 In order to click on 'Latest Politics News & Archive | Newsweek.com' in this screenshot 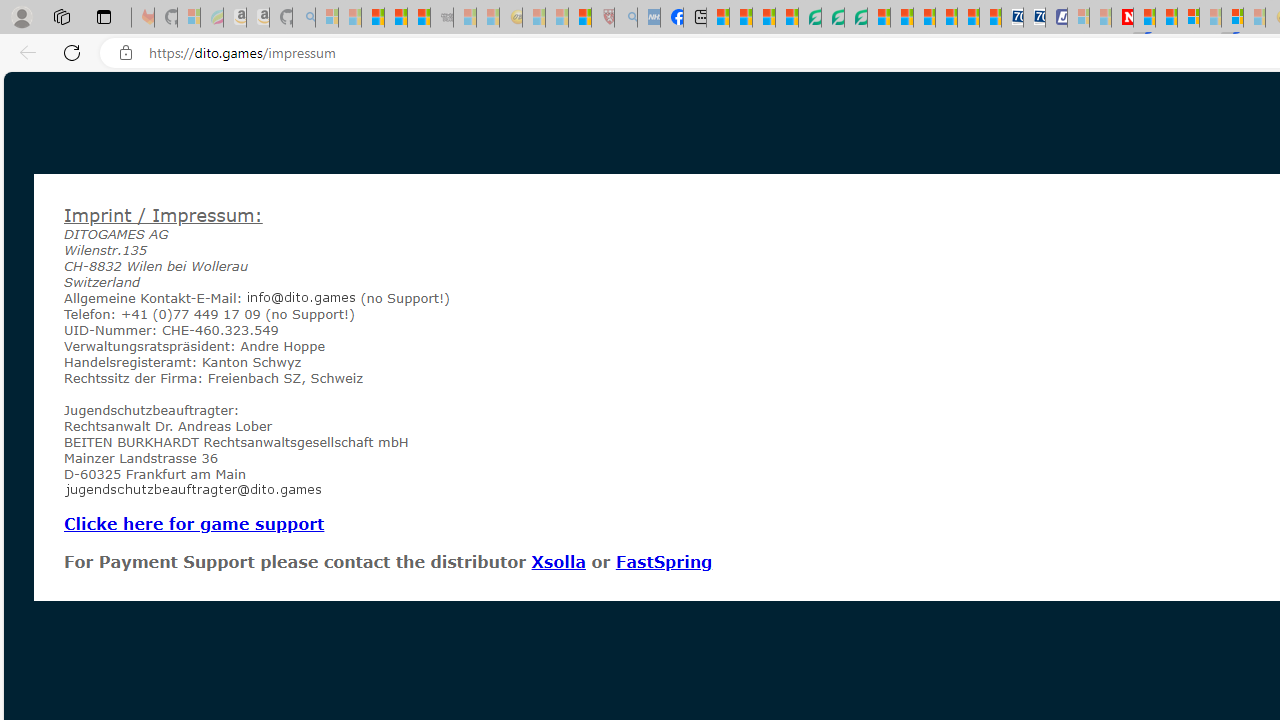, I will do `click(1122, 17)`.